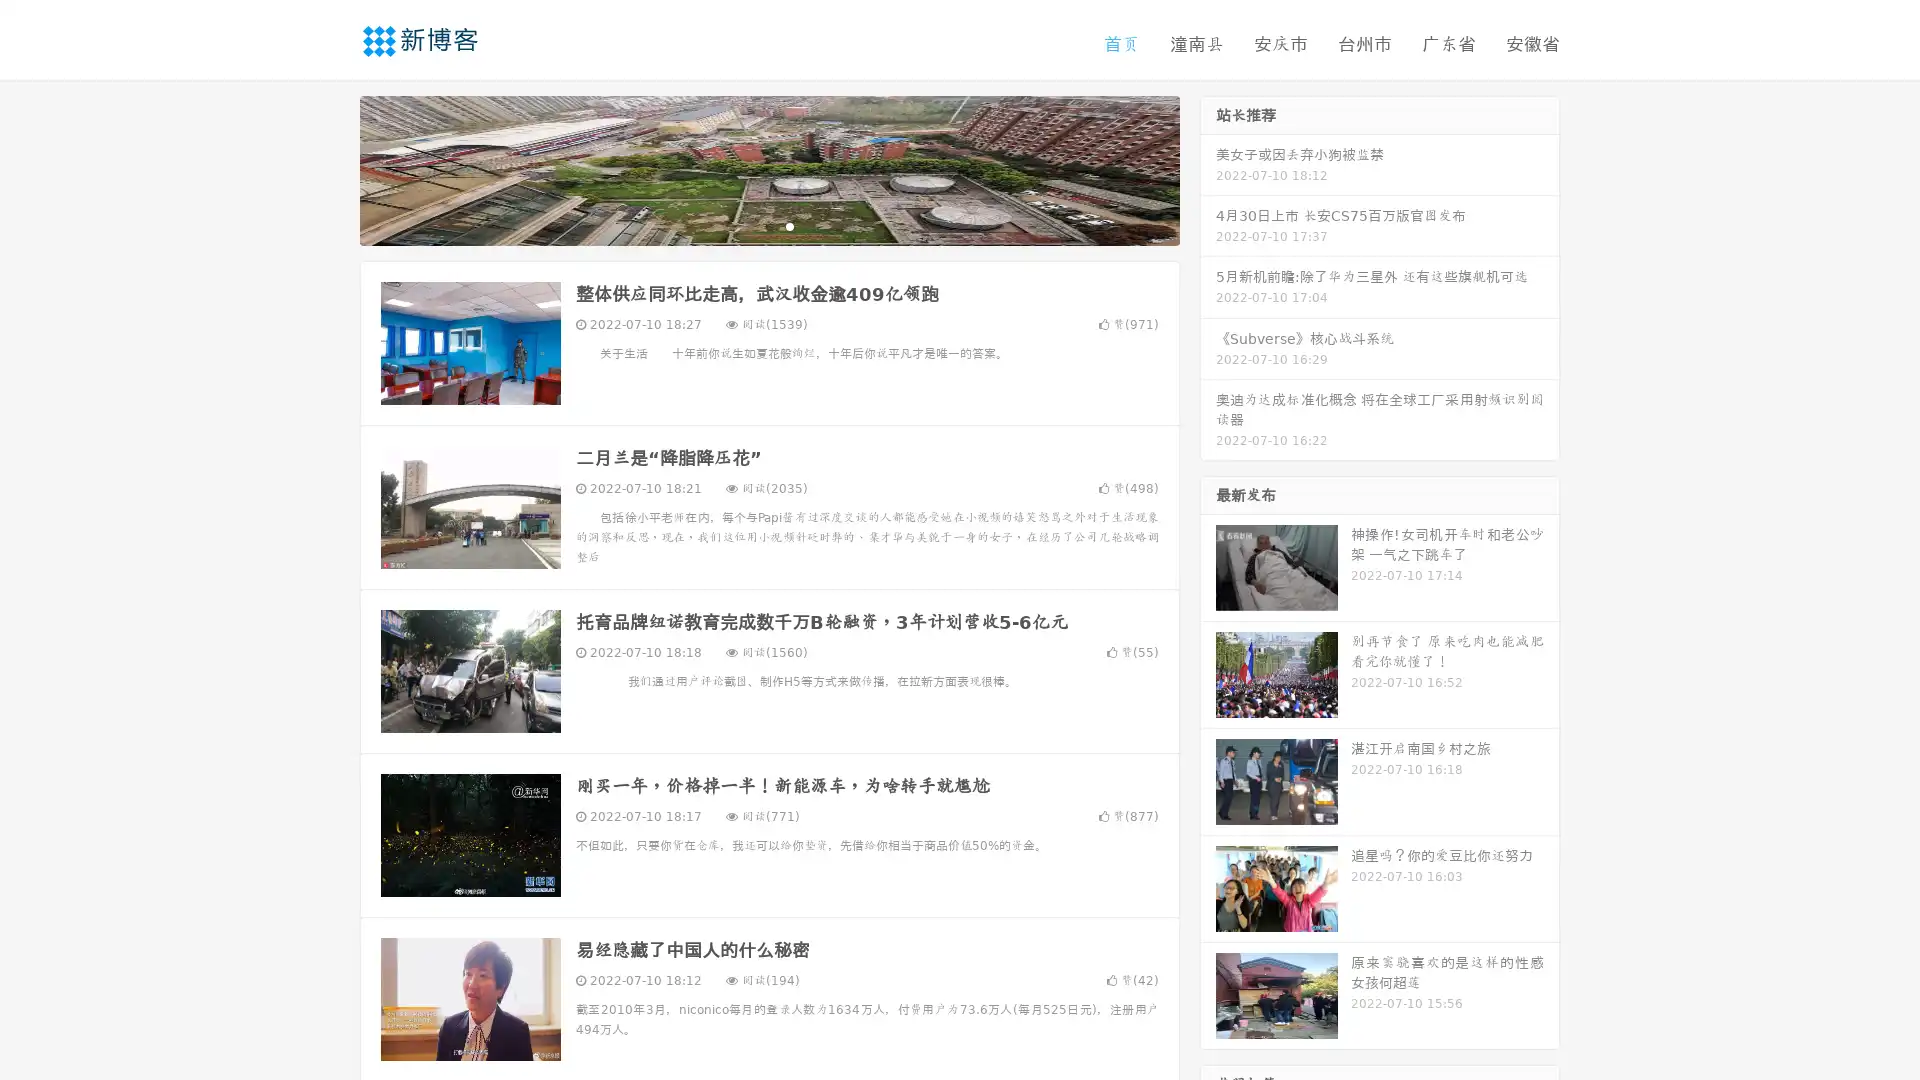  I want to click on Go to slide 1, so click(748, 225).